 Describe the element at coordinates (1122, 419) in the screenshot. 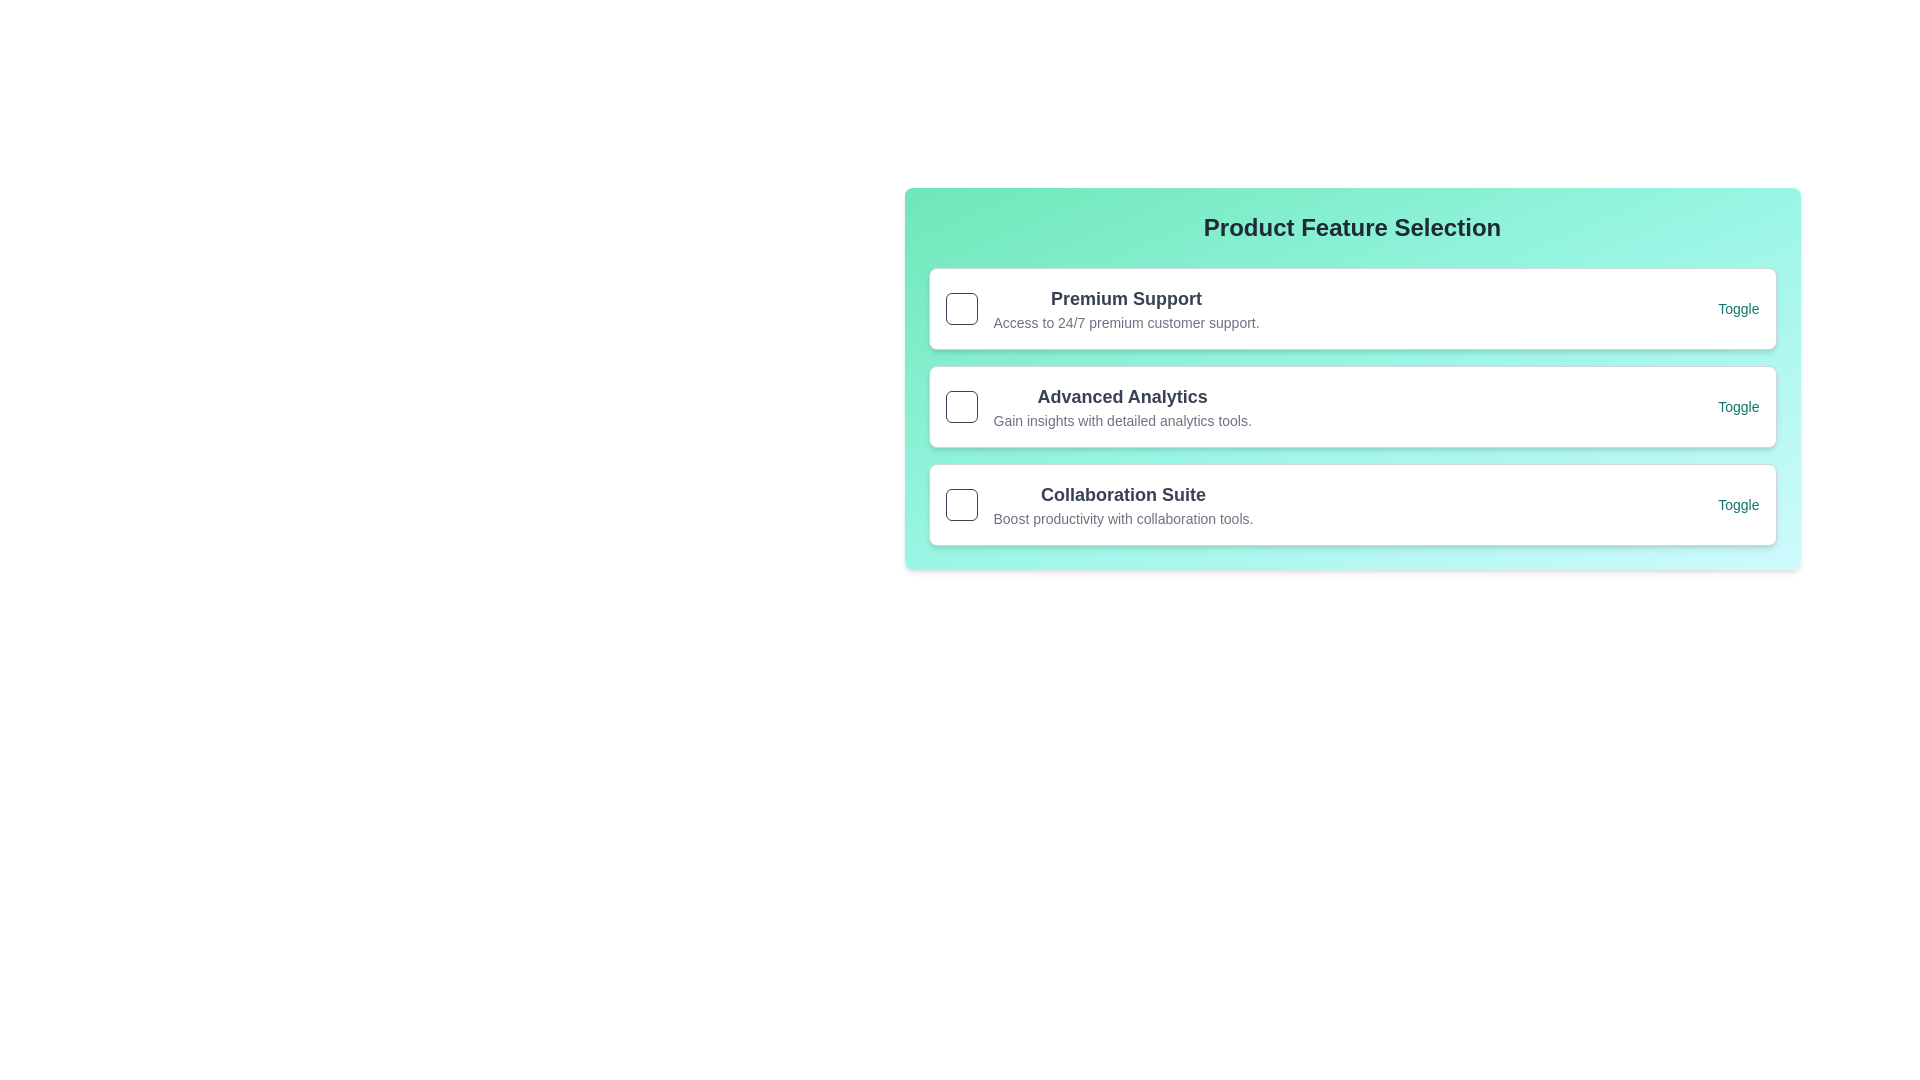

I see `the descriptive text element located under the 'Advanced Analytics' title in the option box` at that location.